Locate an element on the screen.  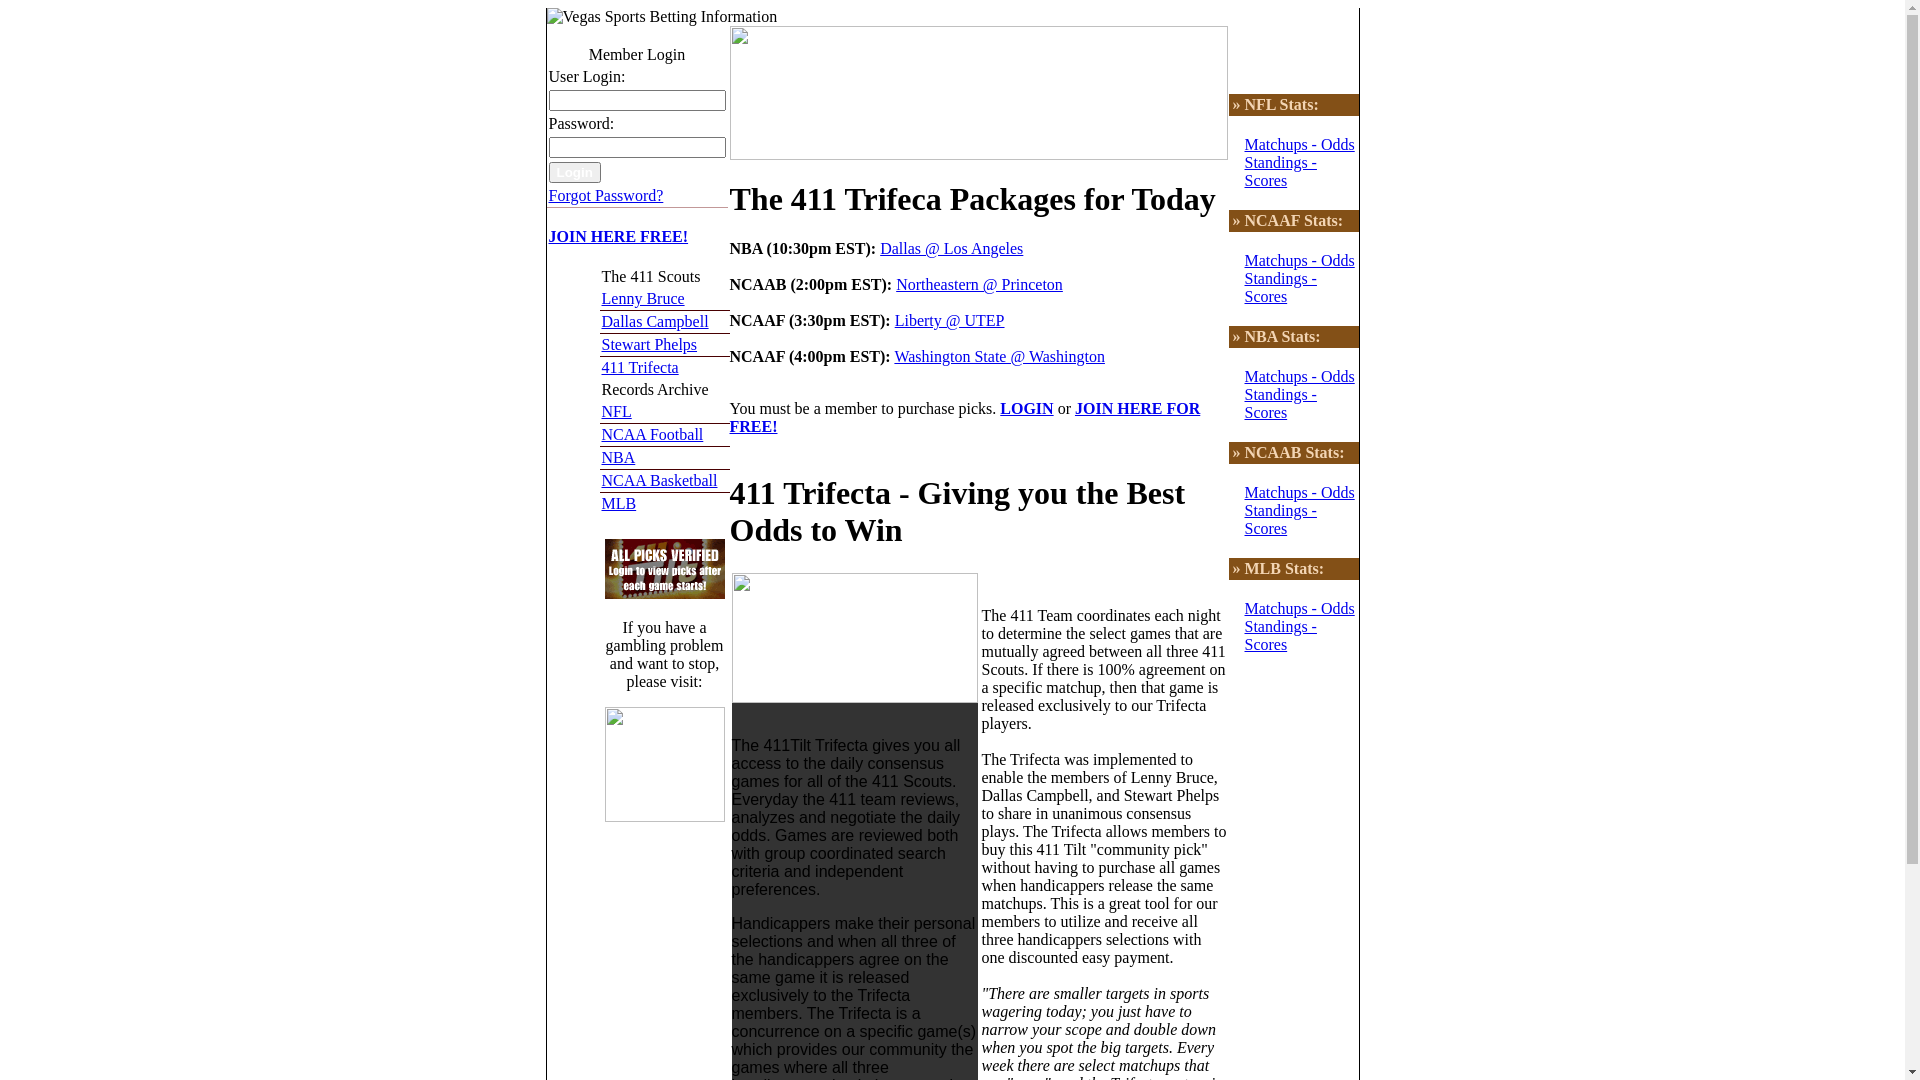
'Matchups - Odds is located at coordinates (1299, 278).